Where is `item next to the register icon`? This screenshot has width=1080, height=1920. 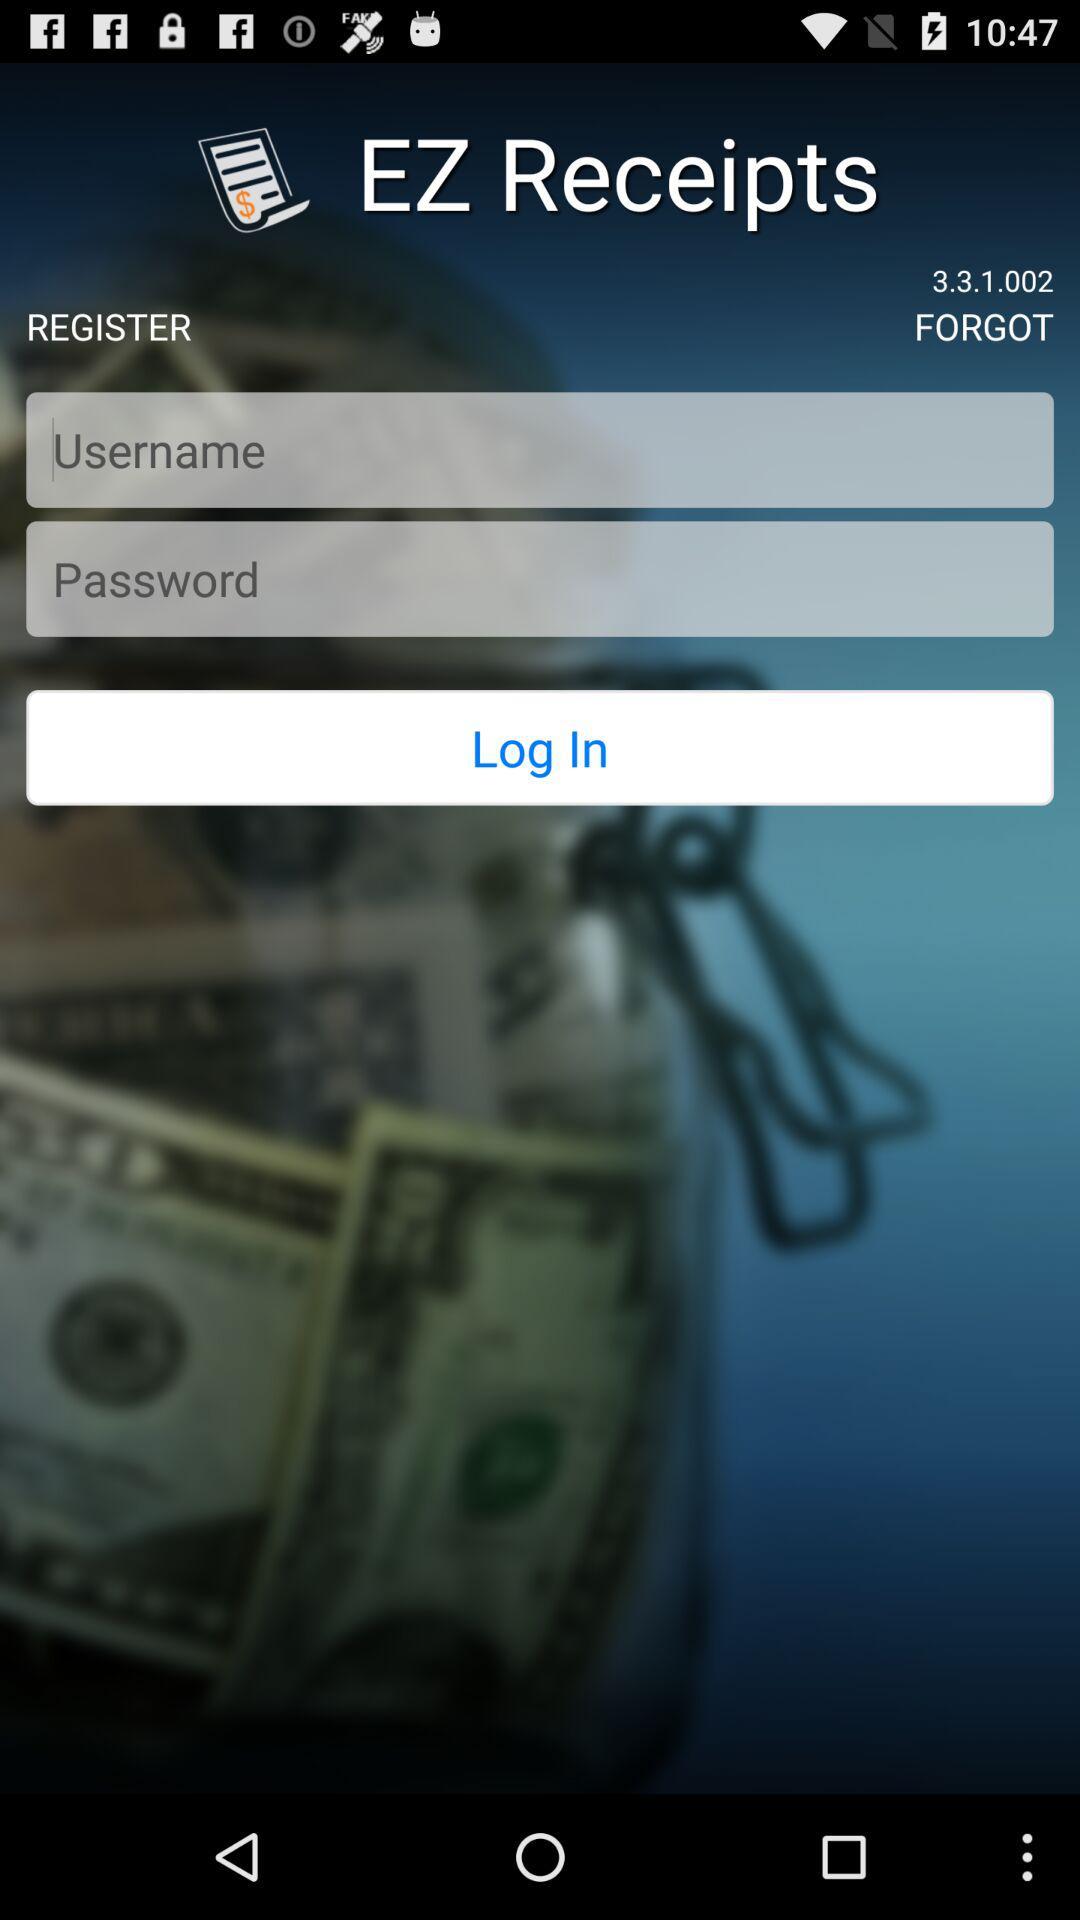
item next to the register icon is located at coordinates (982, 326).